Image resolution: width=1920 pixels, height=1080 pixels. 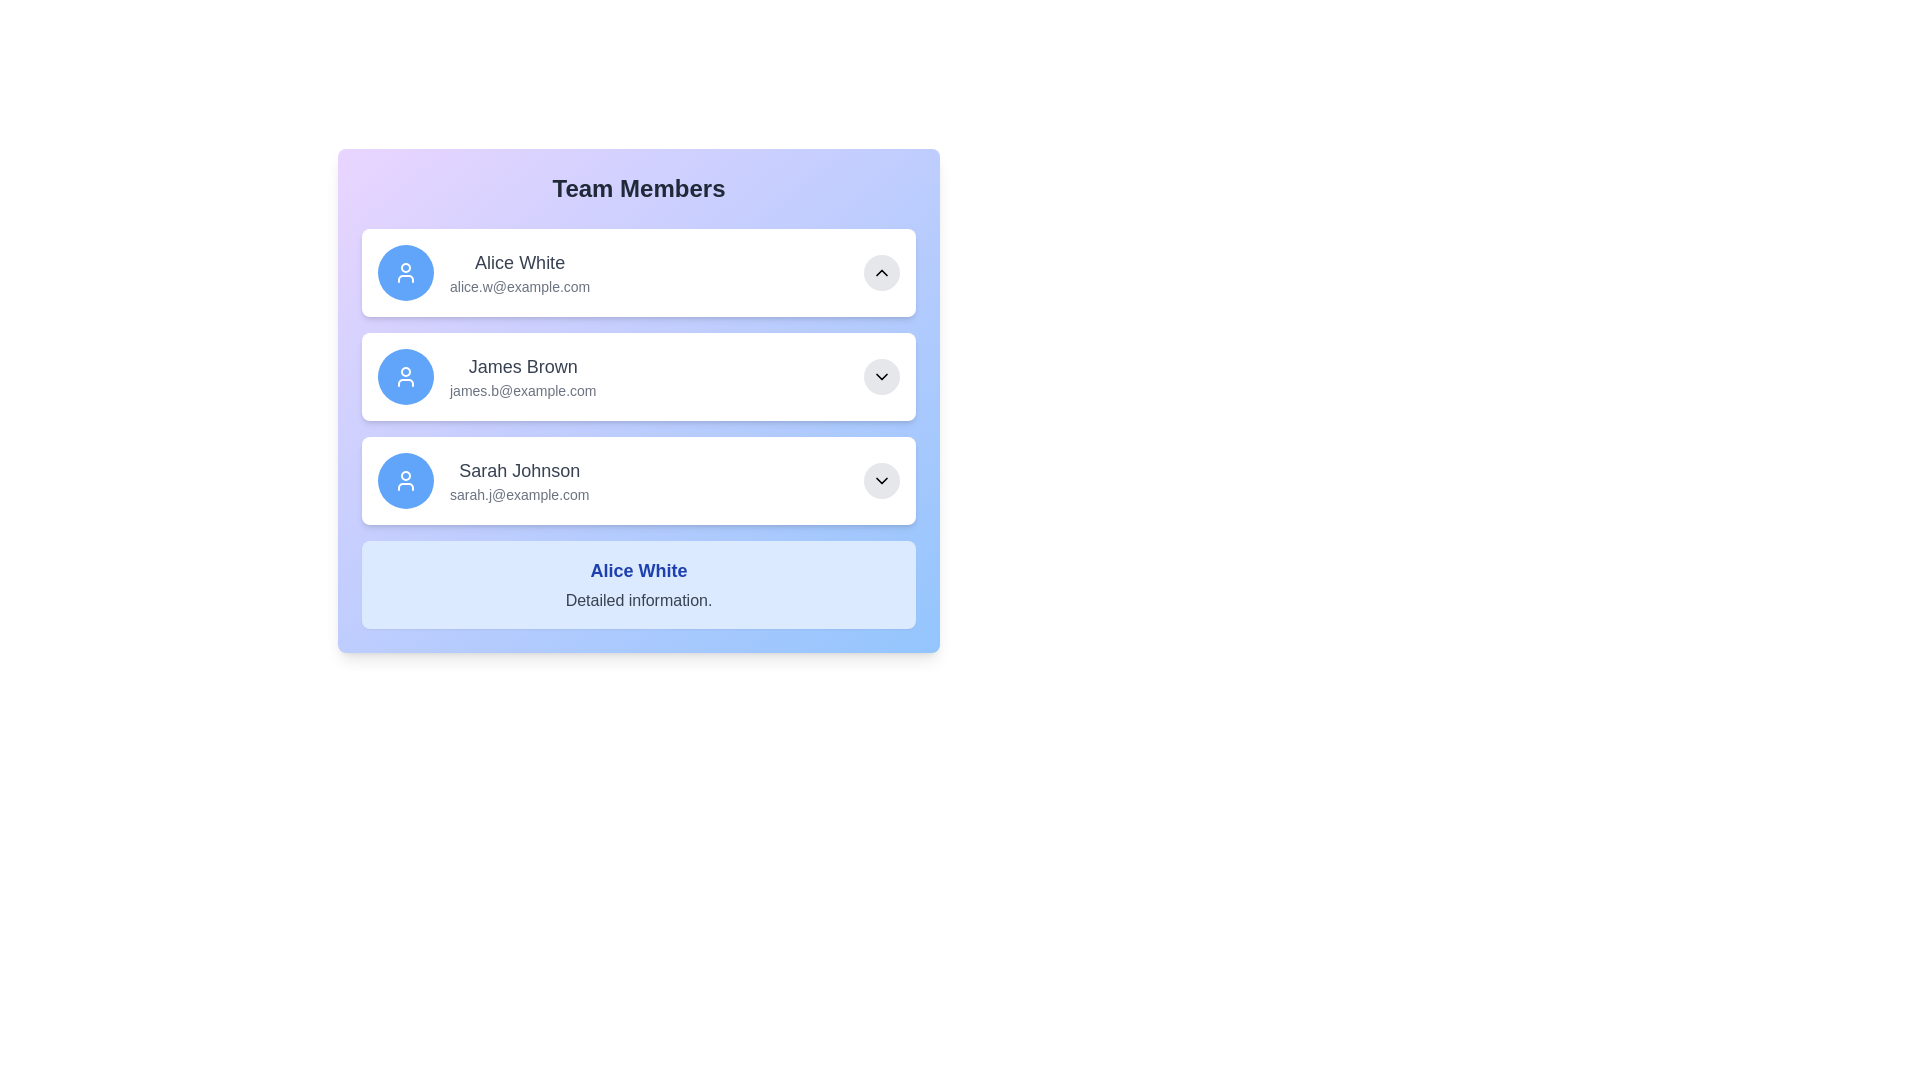 I want to click on the text label displaying the name 'Alice White', which is positioned at the top of the first team member card, above the email 'alice.w@example.com', so click(x=520, y=261).